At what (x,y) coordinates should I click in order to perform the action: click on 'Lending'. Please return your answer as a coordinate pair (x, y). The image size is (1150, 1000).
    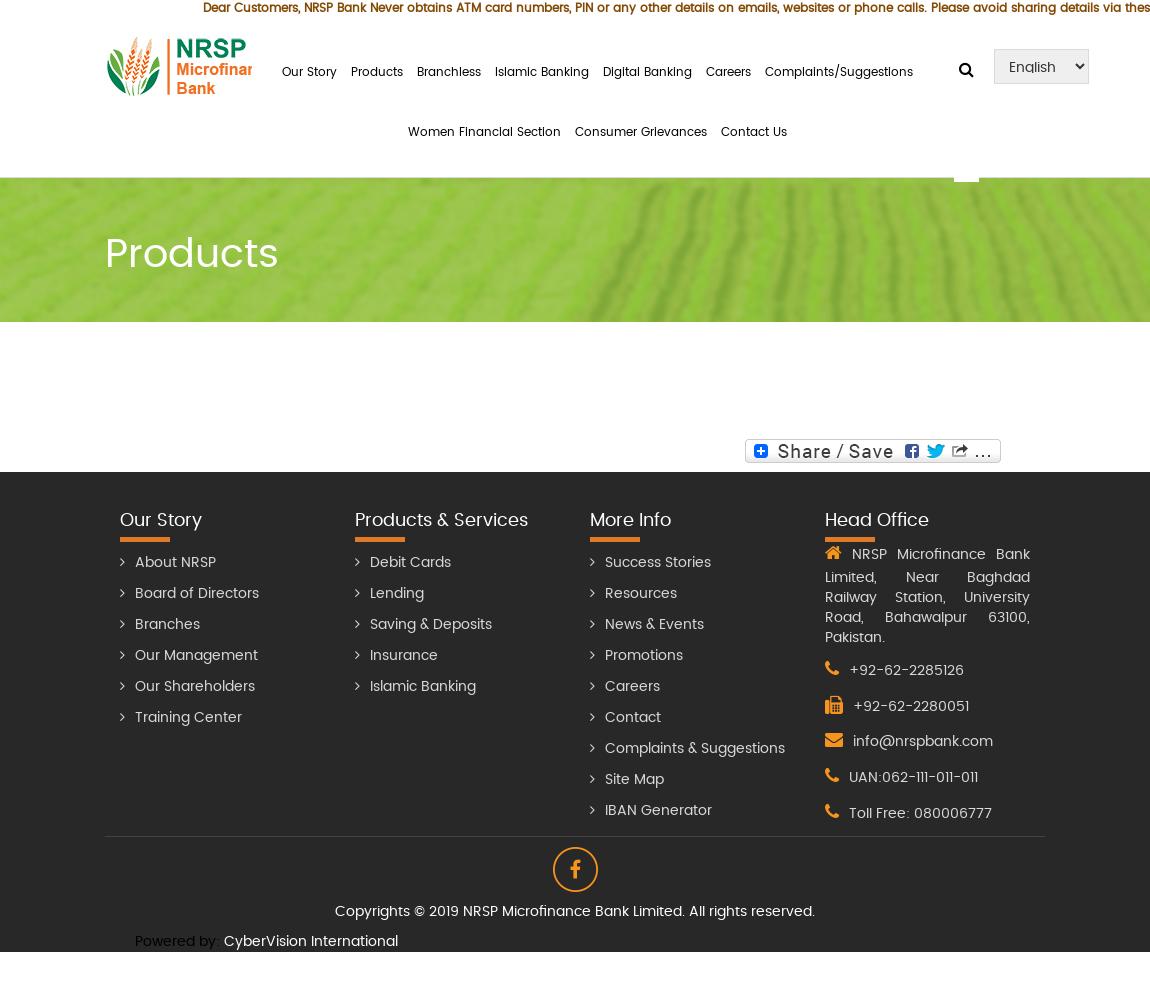
    Looking at the image, I should click on (396, 592).